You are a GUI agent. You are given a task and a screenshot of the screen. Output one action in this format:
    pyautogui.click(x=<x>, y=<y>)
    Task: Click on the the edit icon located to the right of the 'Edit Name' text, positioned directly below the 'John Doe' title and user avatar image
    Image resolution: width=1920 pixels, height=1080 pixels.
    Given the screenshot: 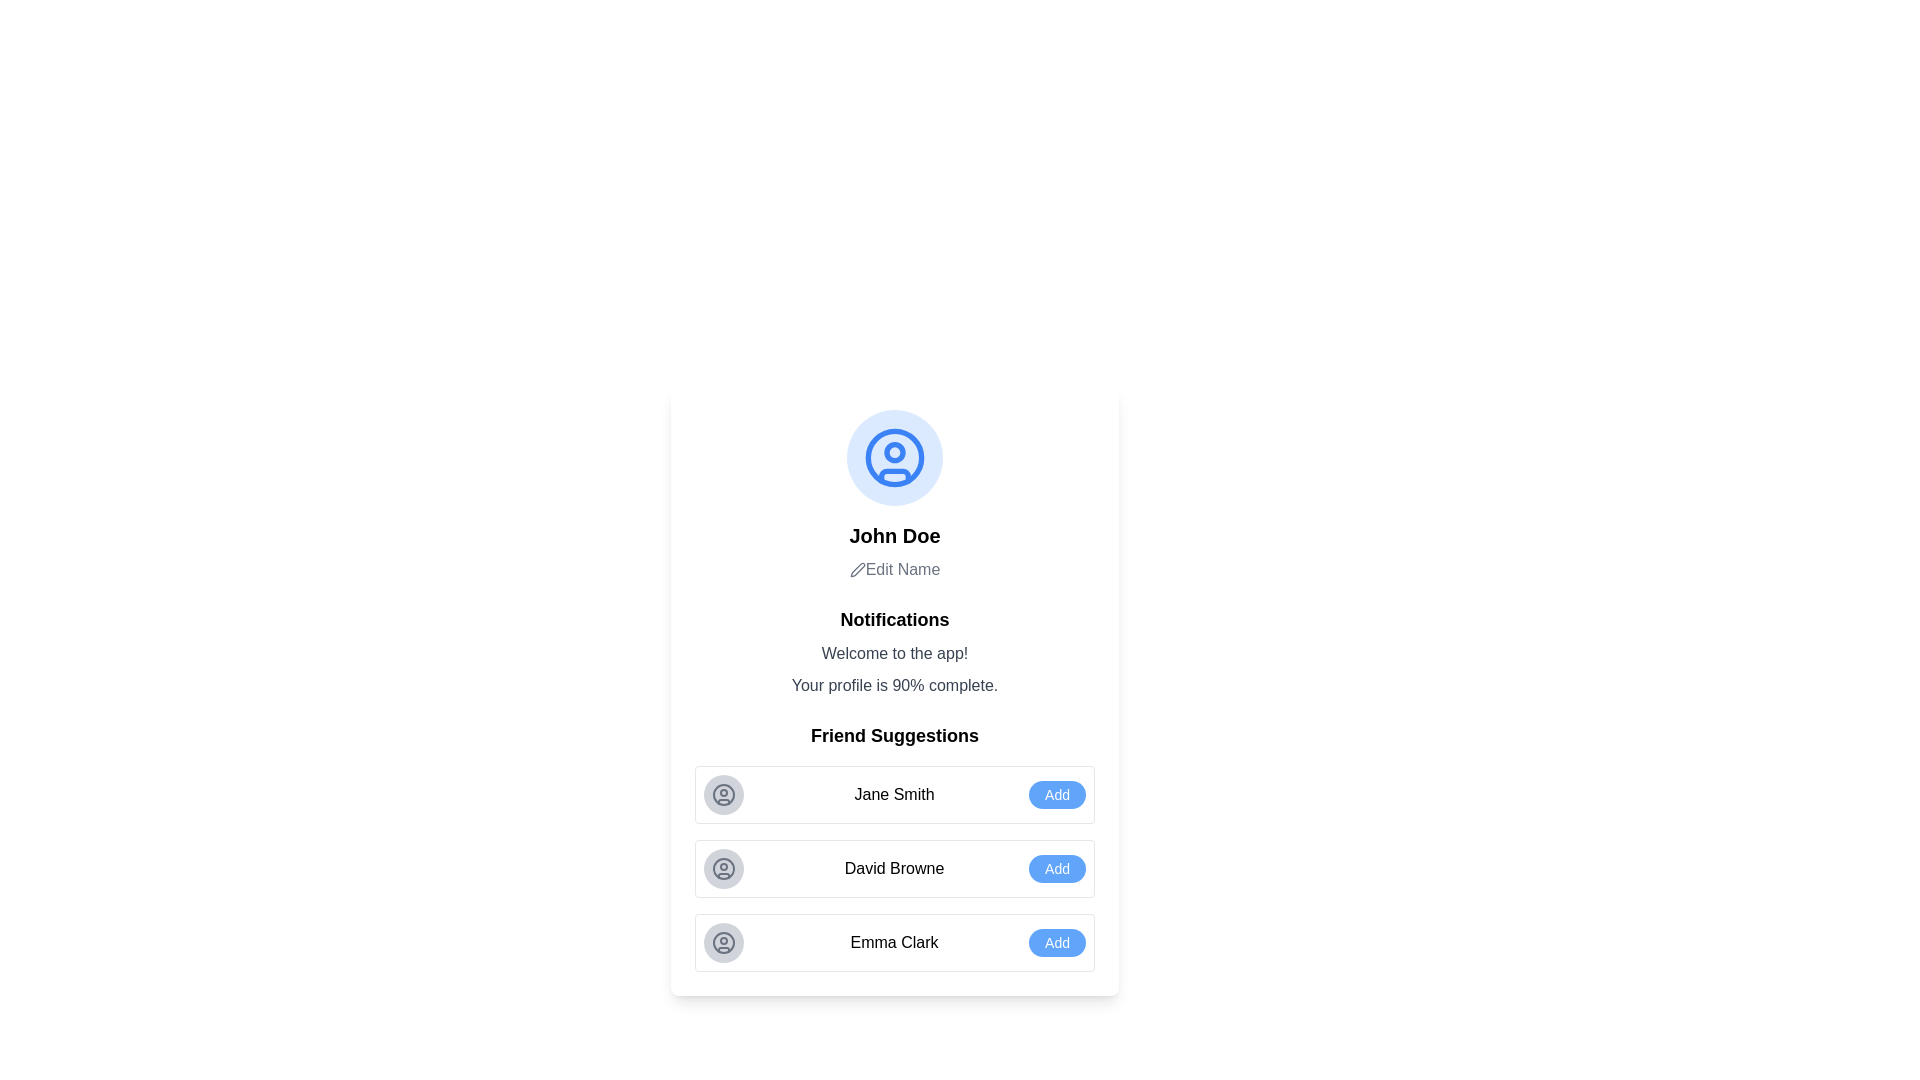 What is the action you would take?
    pyautogui.click(x=857, y=570)
    